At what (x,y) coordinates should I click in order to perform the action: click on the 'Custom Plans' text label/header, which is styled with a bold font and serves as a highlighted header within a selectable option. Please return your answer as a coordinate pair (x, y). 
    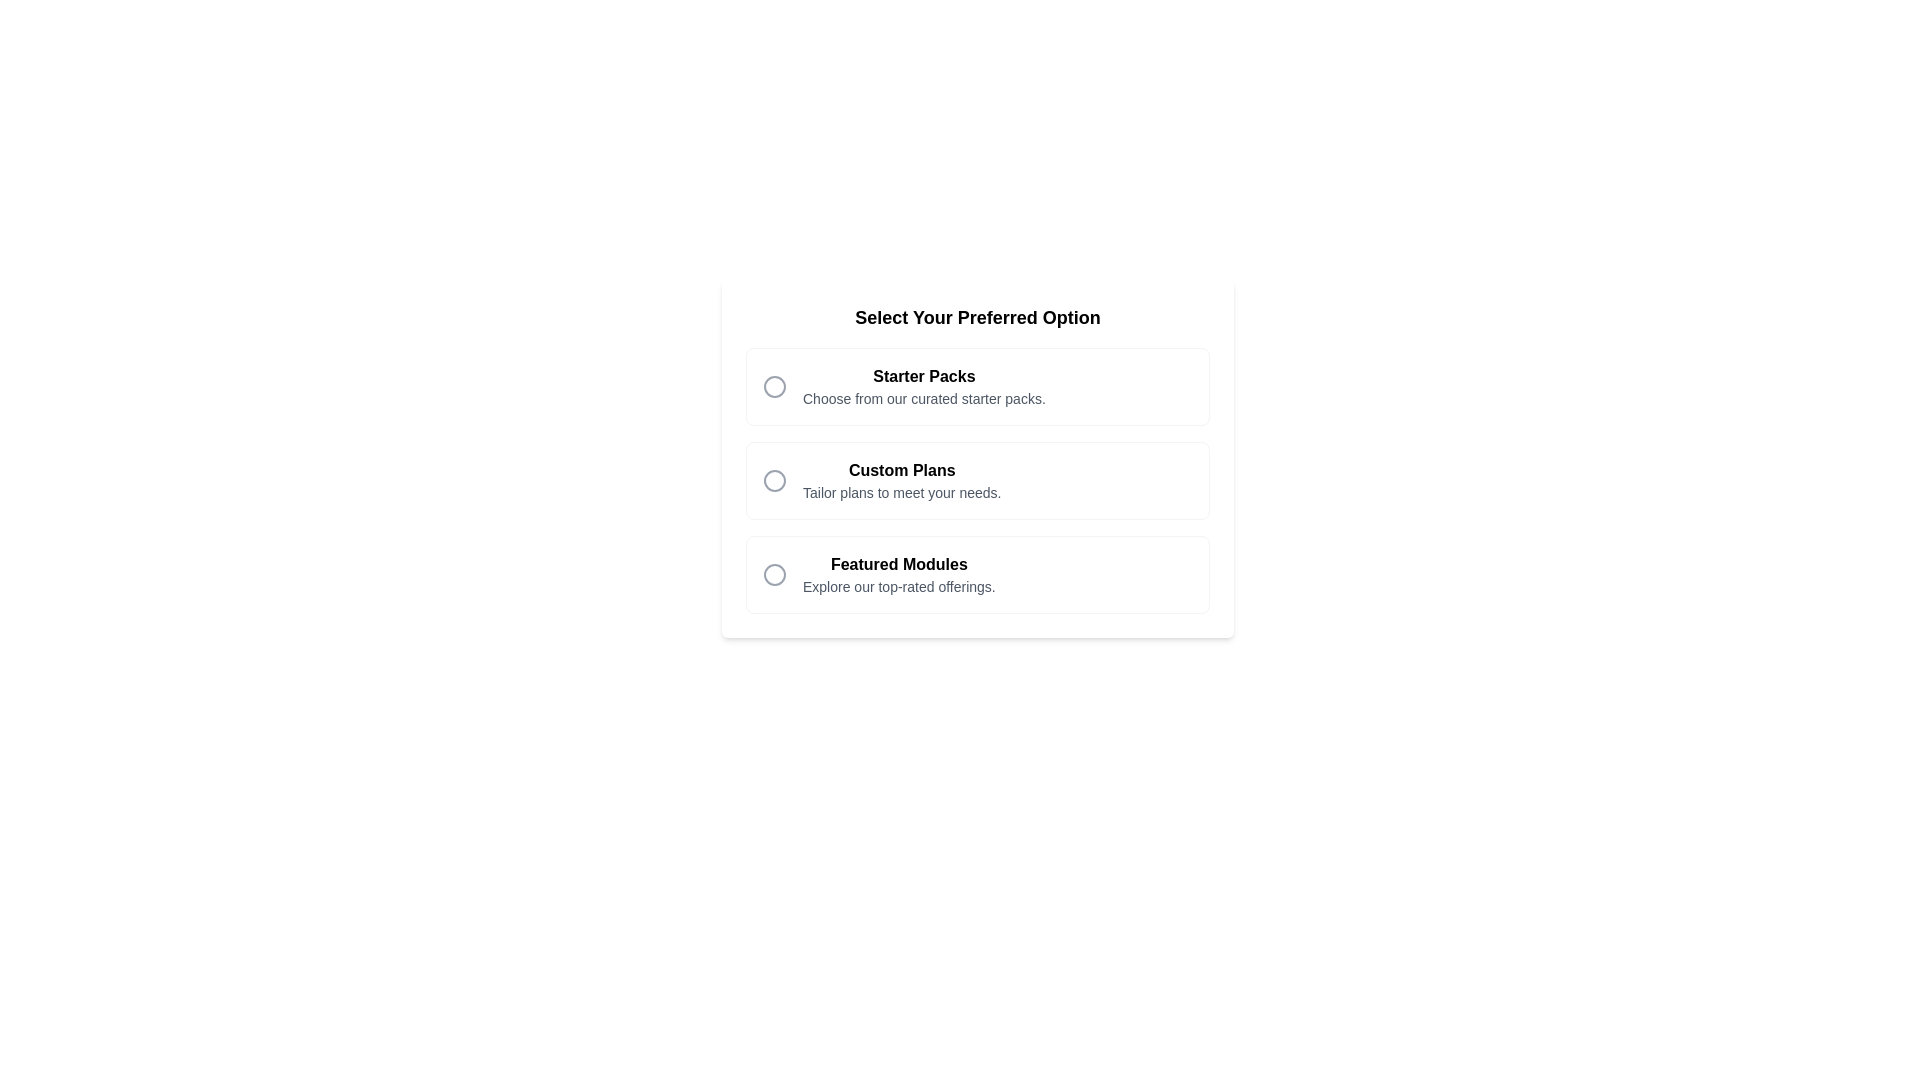
    Looking at the image, I should click on (901, 470).